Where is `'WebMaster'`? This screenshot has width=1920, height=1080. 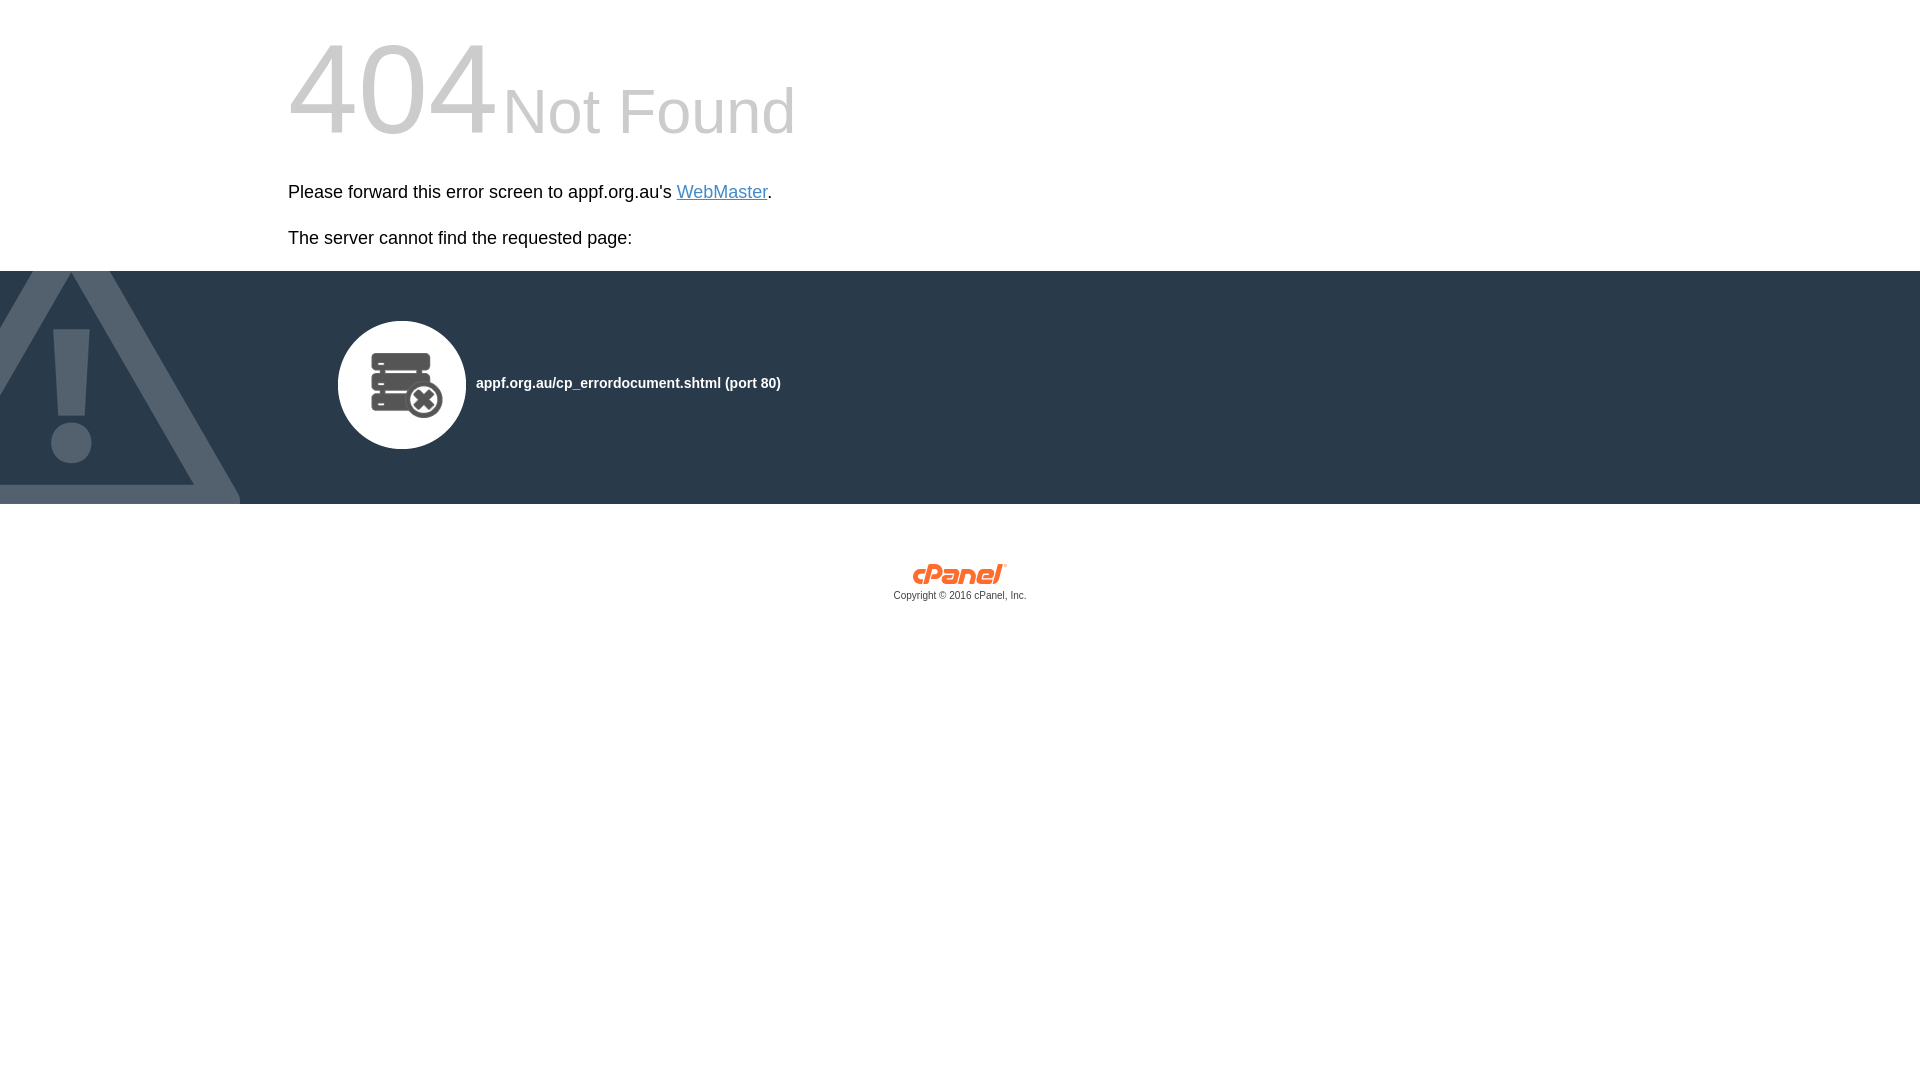
'WebMaster' is located at coordinates (721, 192).